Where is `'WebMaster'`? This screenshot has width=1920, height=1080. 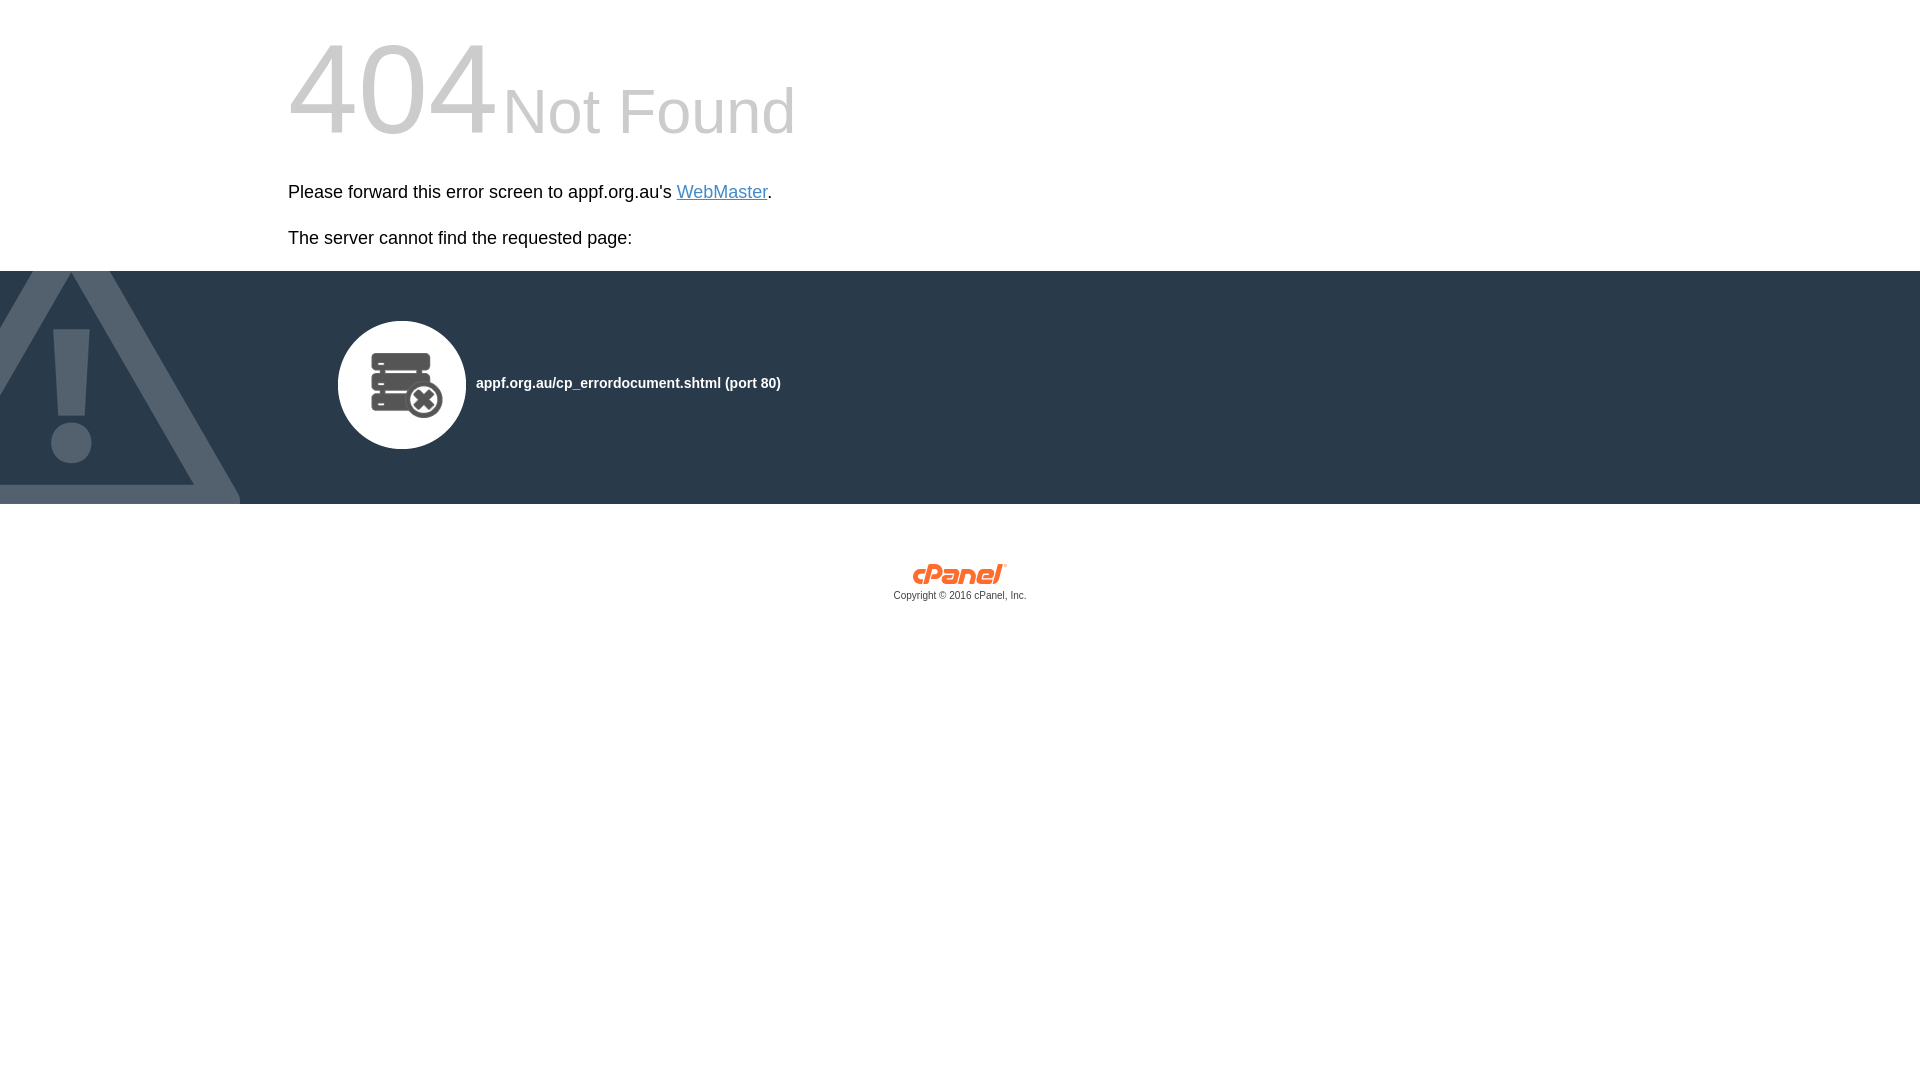
'WebMaster' is located at coordinates (721, 192).